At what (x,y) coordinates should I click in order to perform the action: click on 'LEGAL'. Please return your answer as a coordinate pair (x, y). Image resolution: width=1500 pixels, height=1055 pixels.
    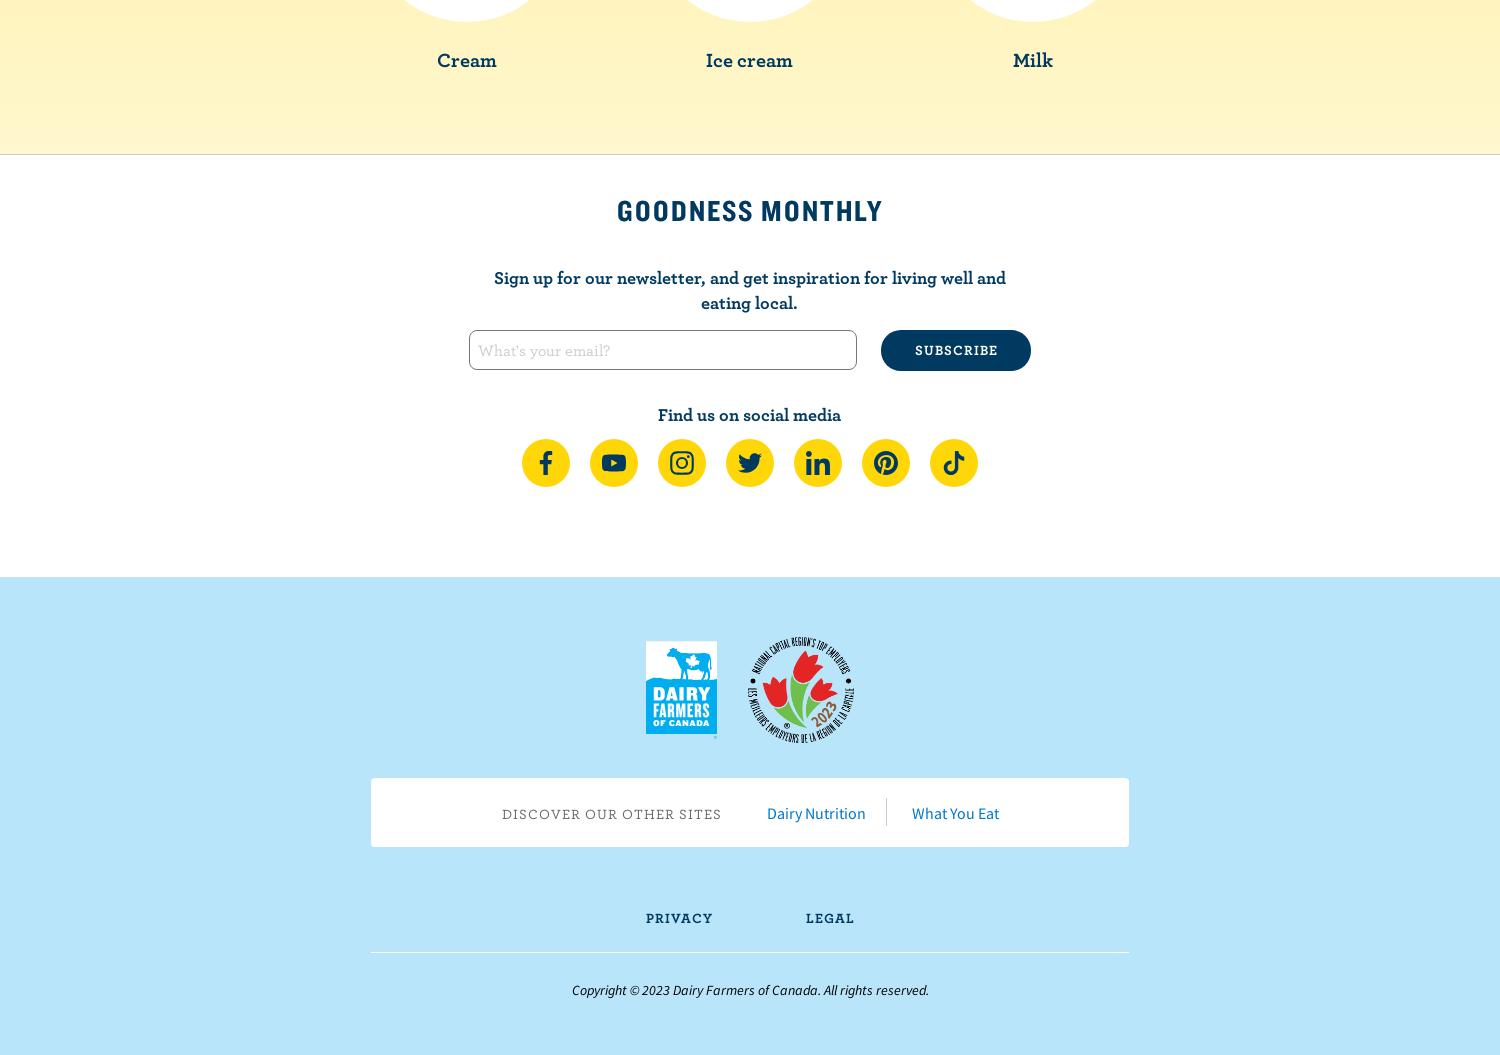
    Looking at the image, I should click on (828, 916).